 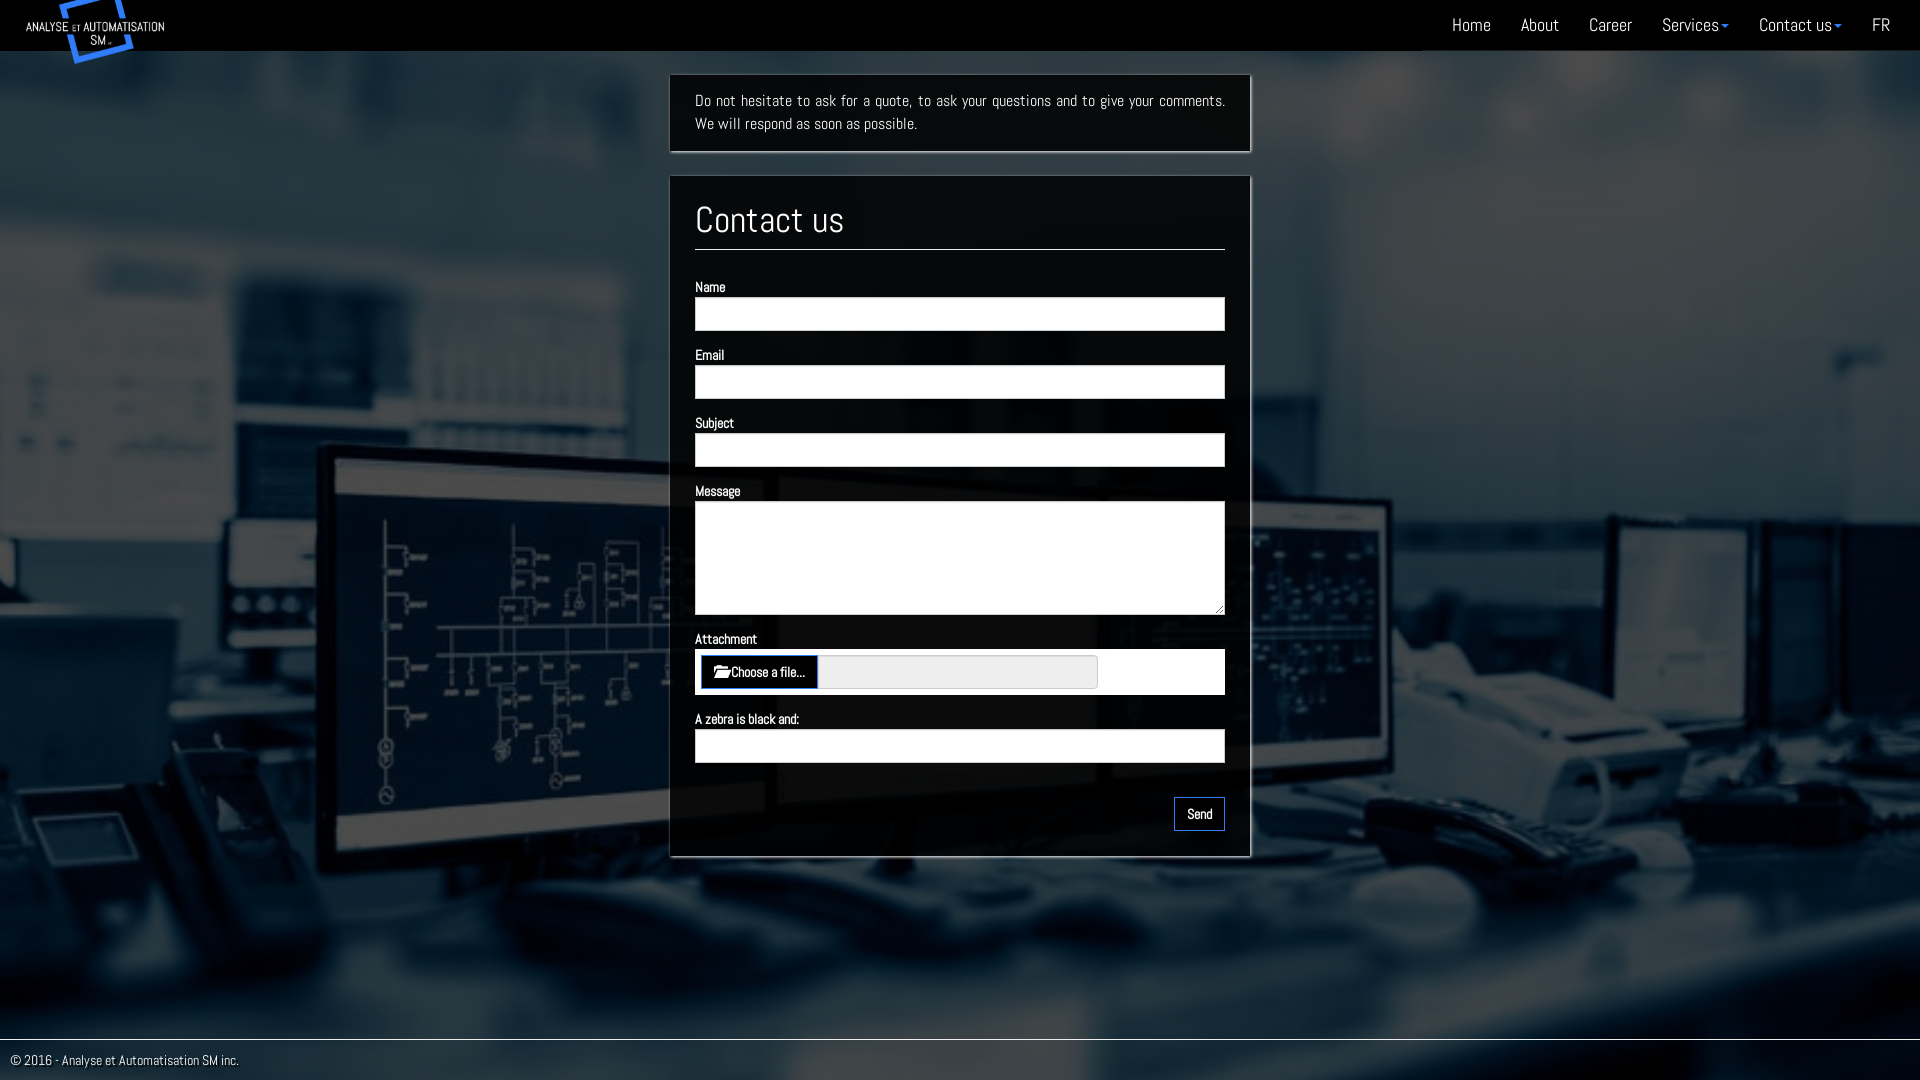 I want to click on 'Services', so click(x=1694, y=24).